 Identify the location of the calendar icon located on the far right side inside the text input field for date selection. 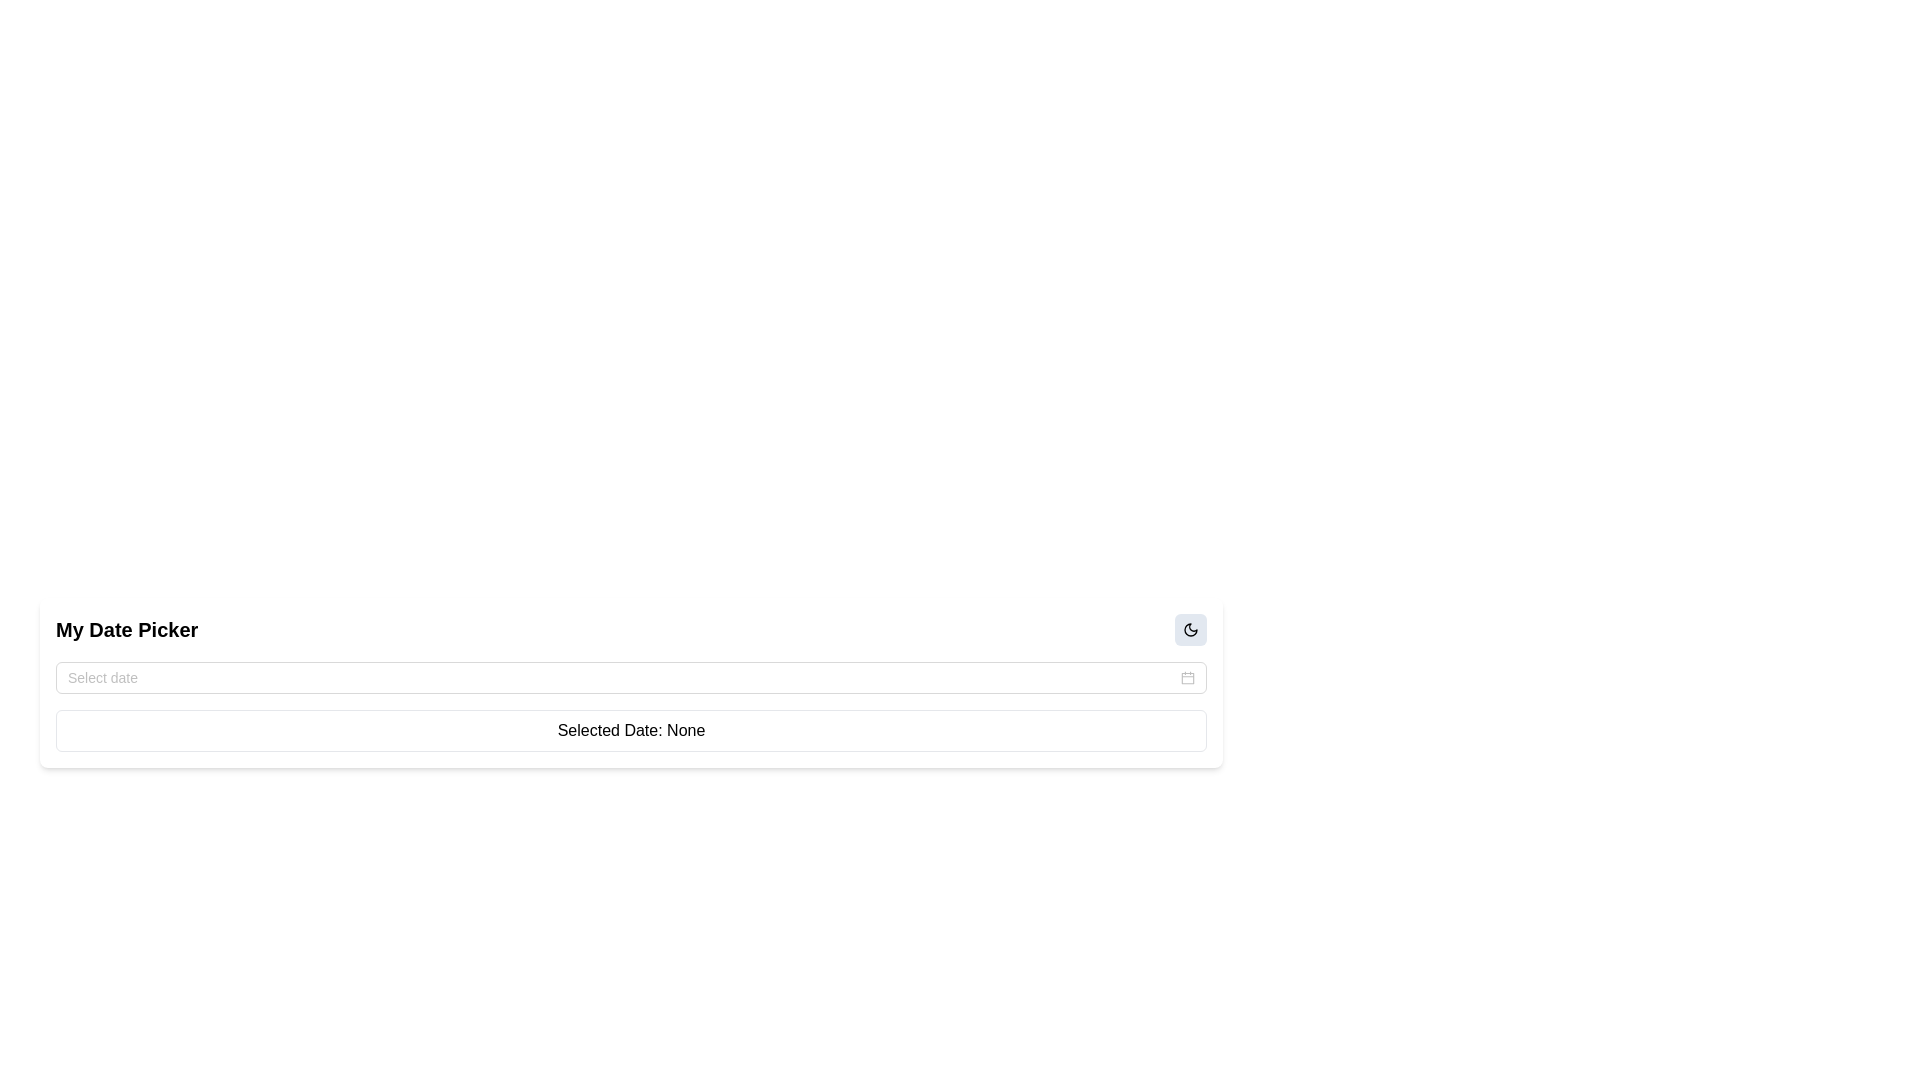
(1188, 677).